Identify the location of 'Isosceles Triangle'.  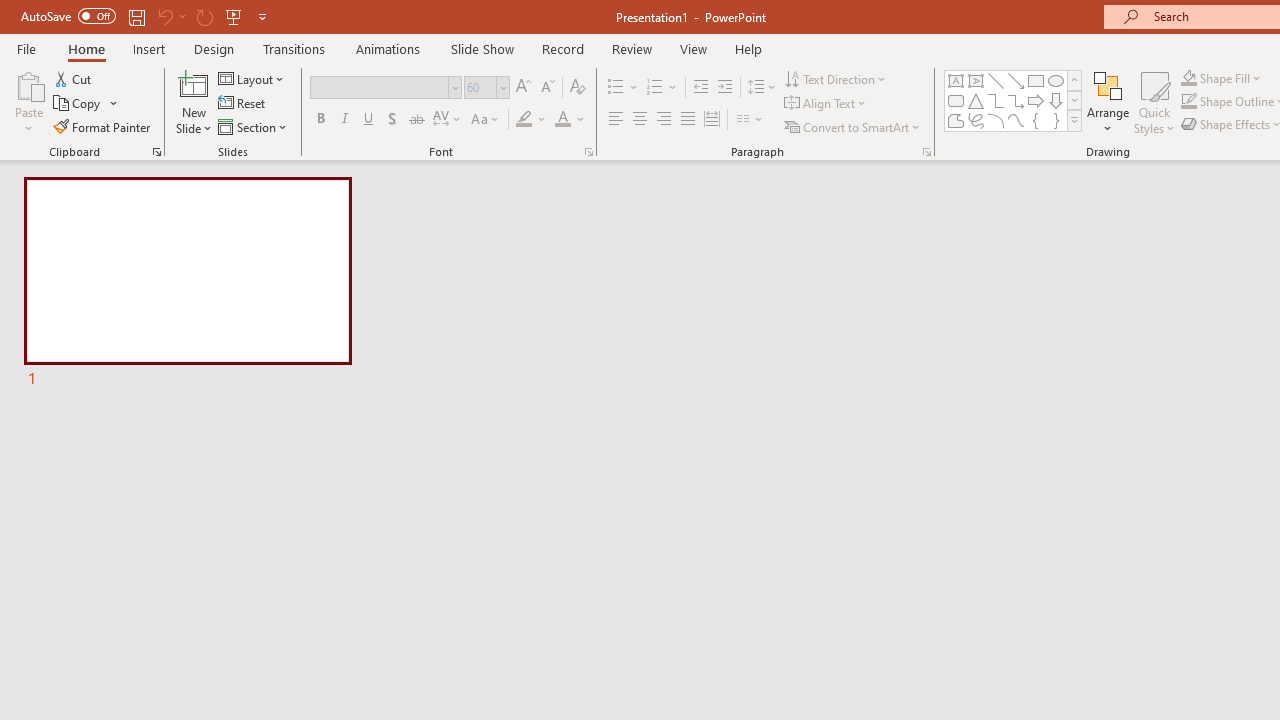
(976, 100).